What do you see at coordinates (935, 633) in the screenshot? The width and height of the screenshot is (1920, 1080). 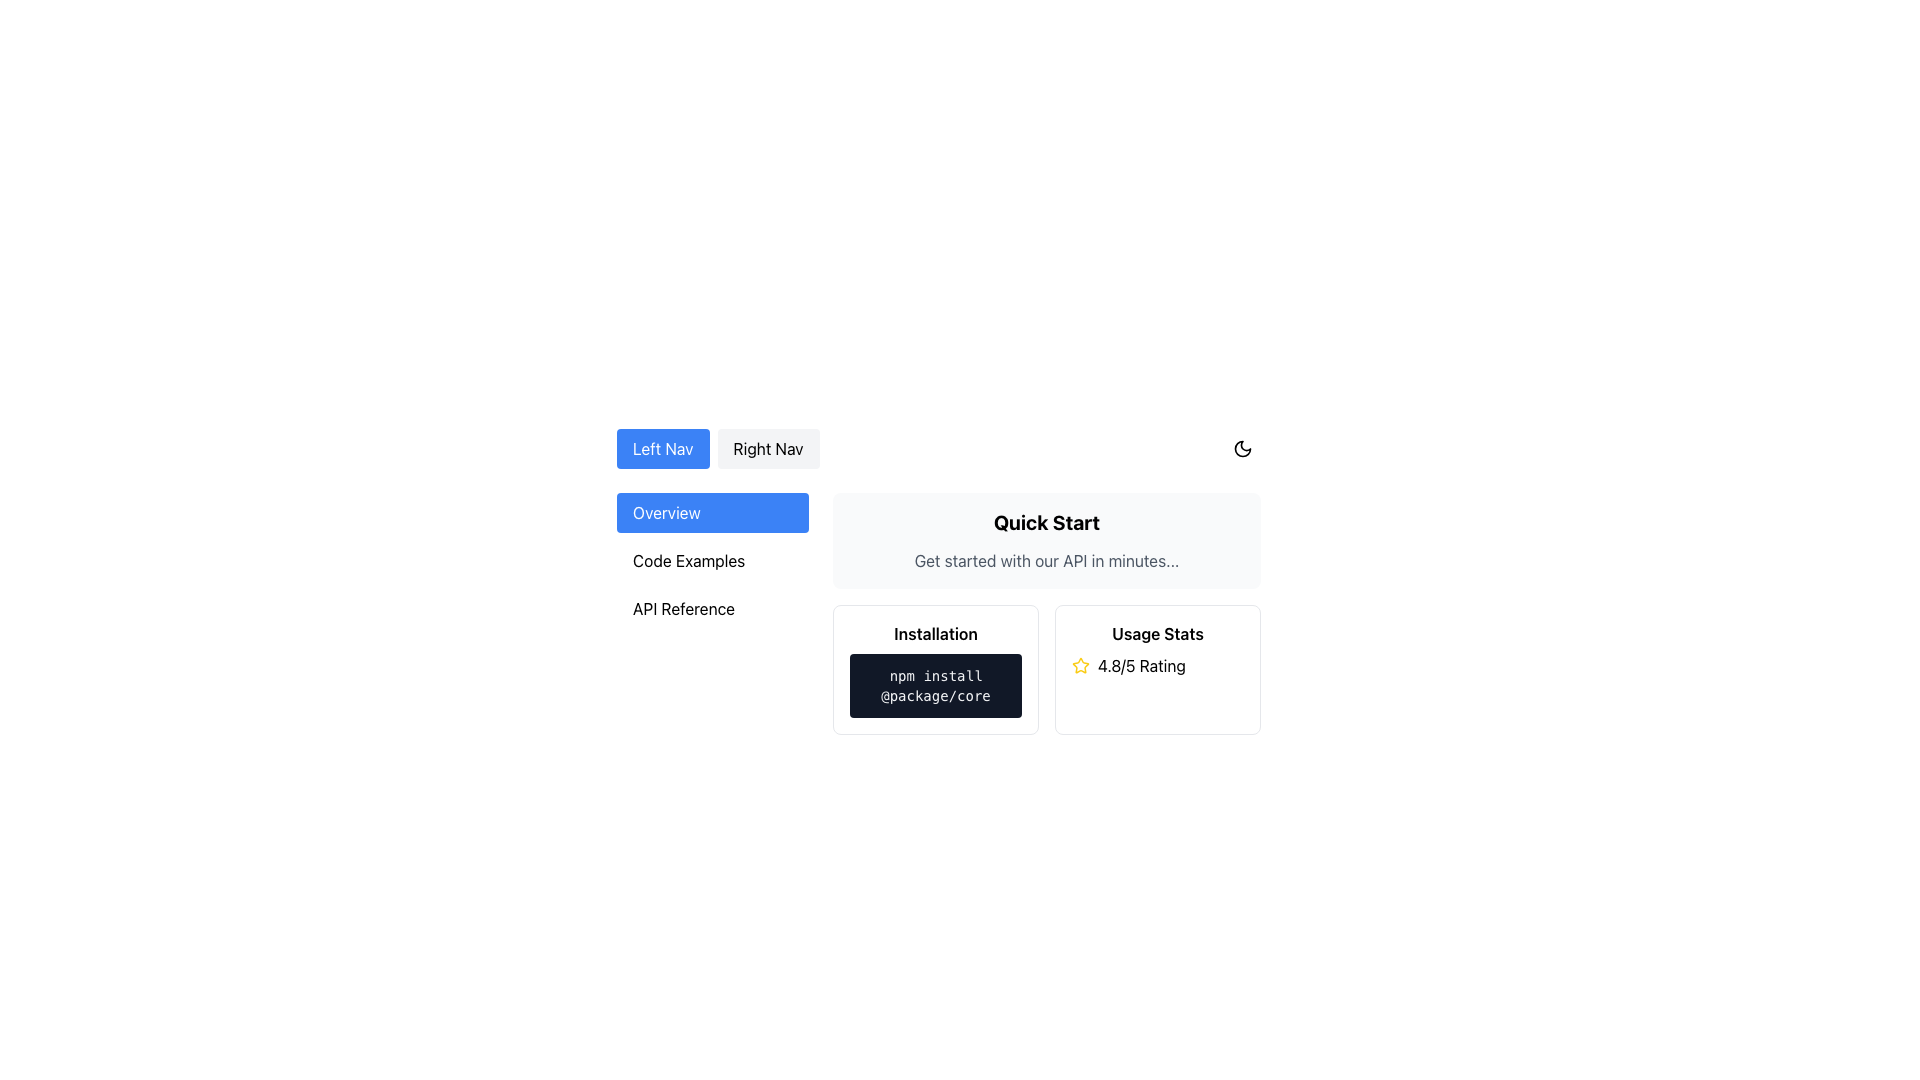 I see `the Text Label that serves as a title for the installation instructions in the 'Quick Start' section, positioned above a code snippet` at bounding box center [935, 633].